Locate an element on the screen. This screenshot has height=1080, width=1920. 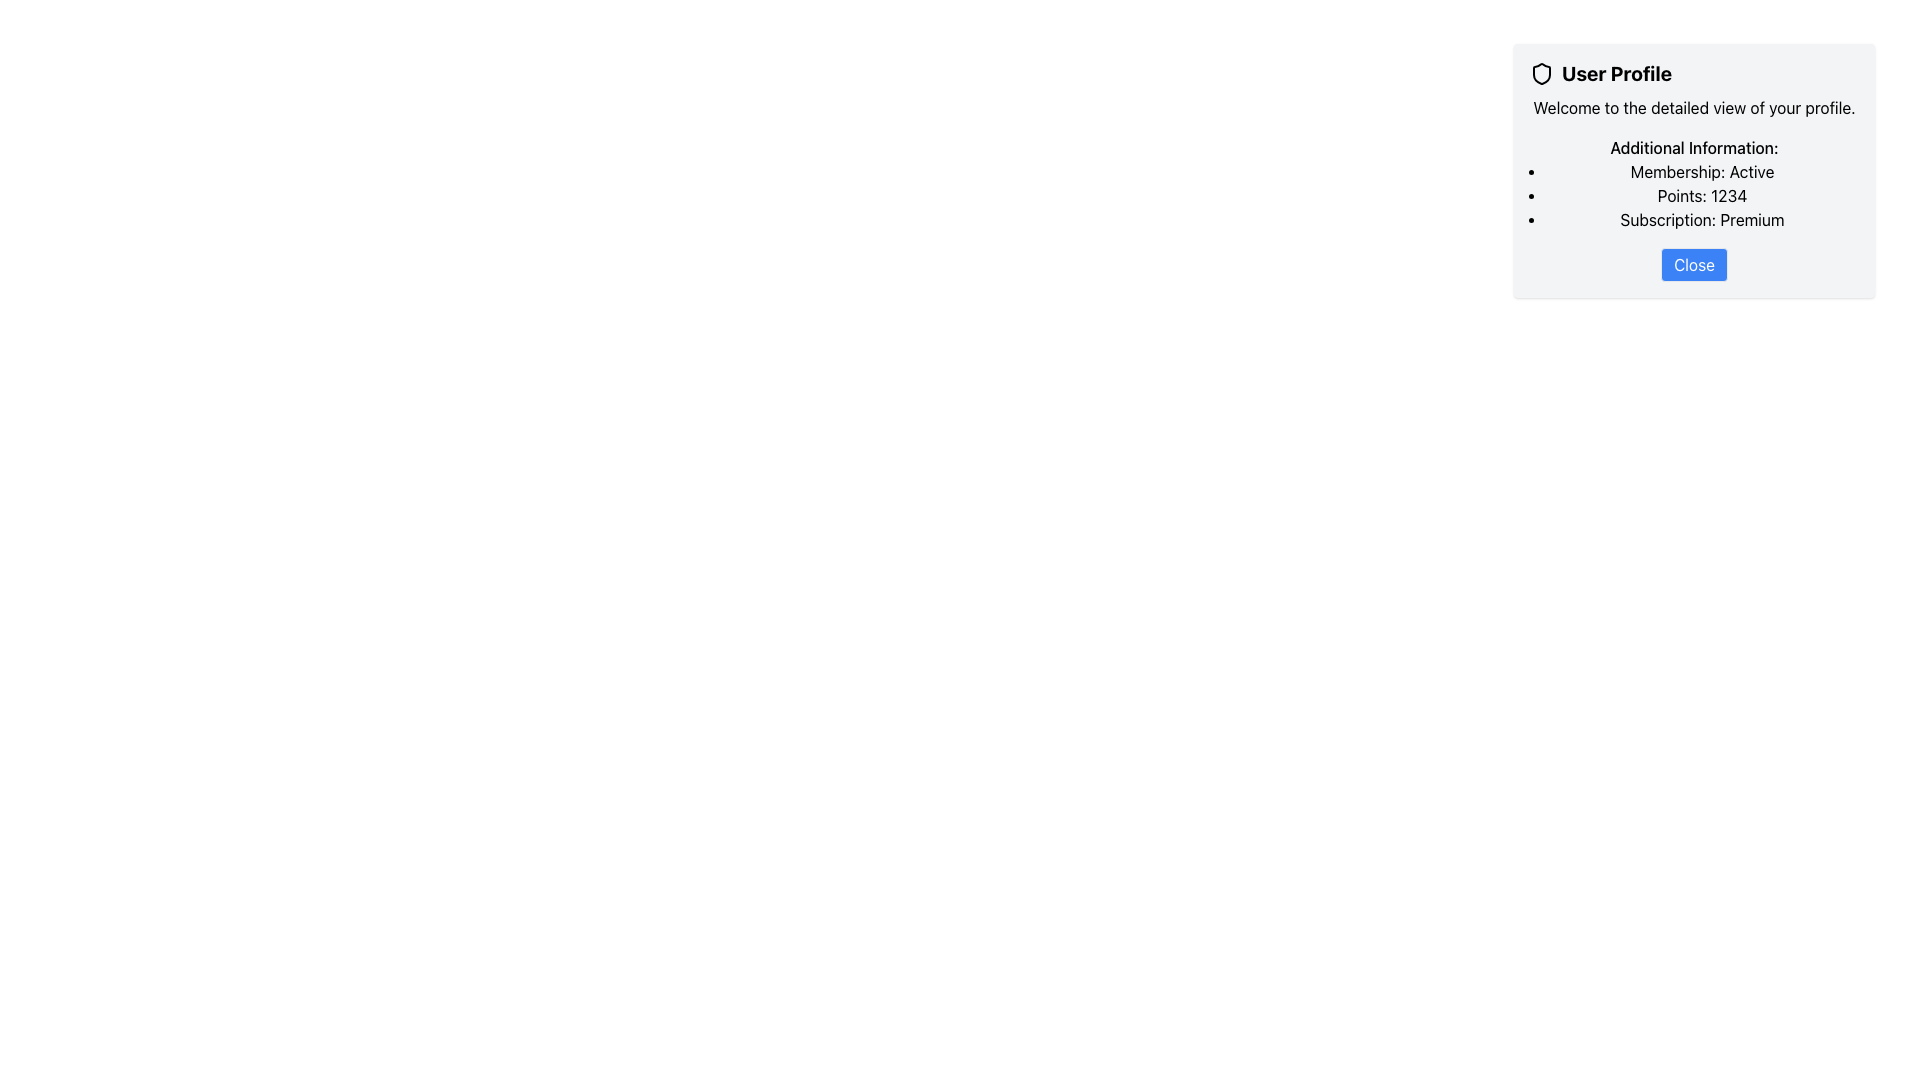
the shield-shaped SVG icon located at the top-left corner of the 'User Profile' card is located at coordinates (1540, 72).